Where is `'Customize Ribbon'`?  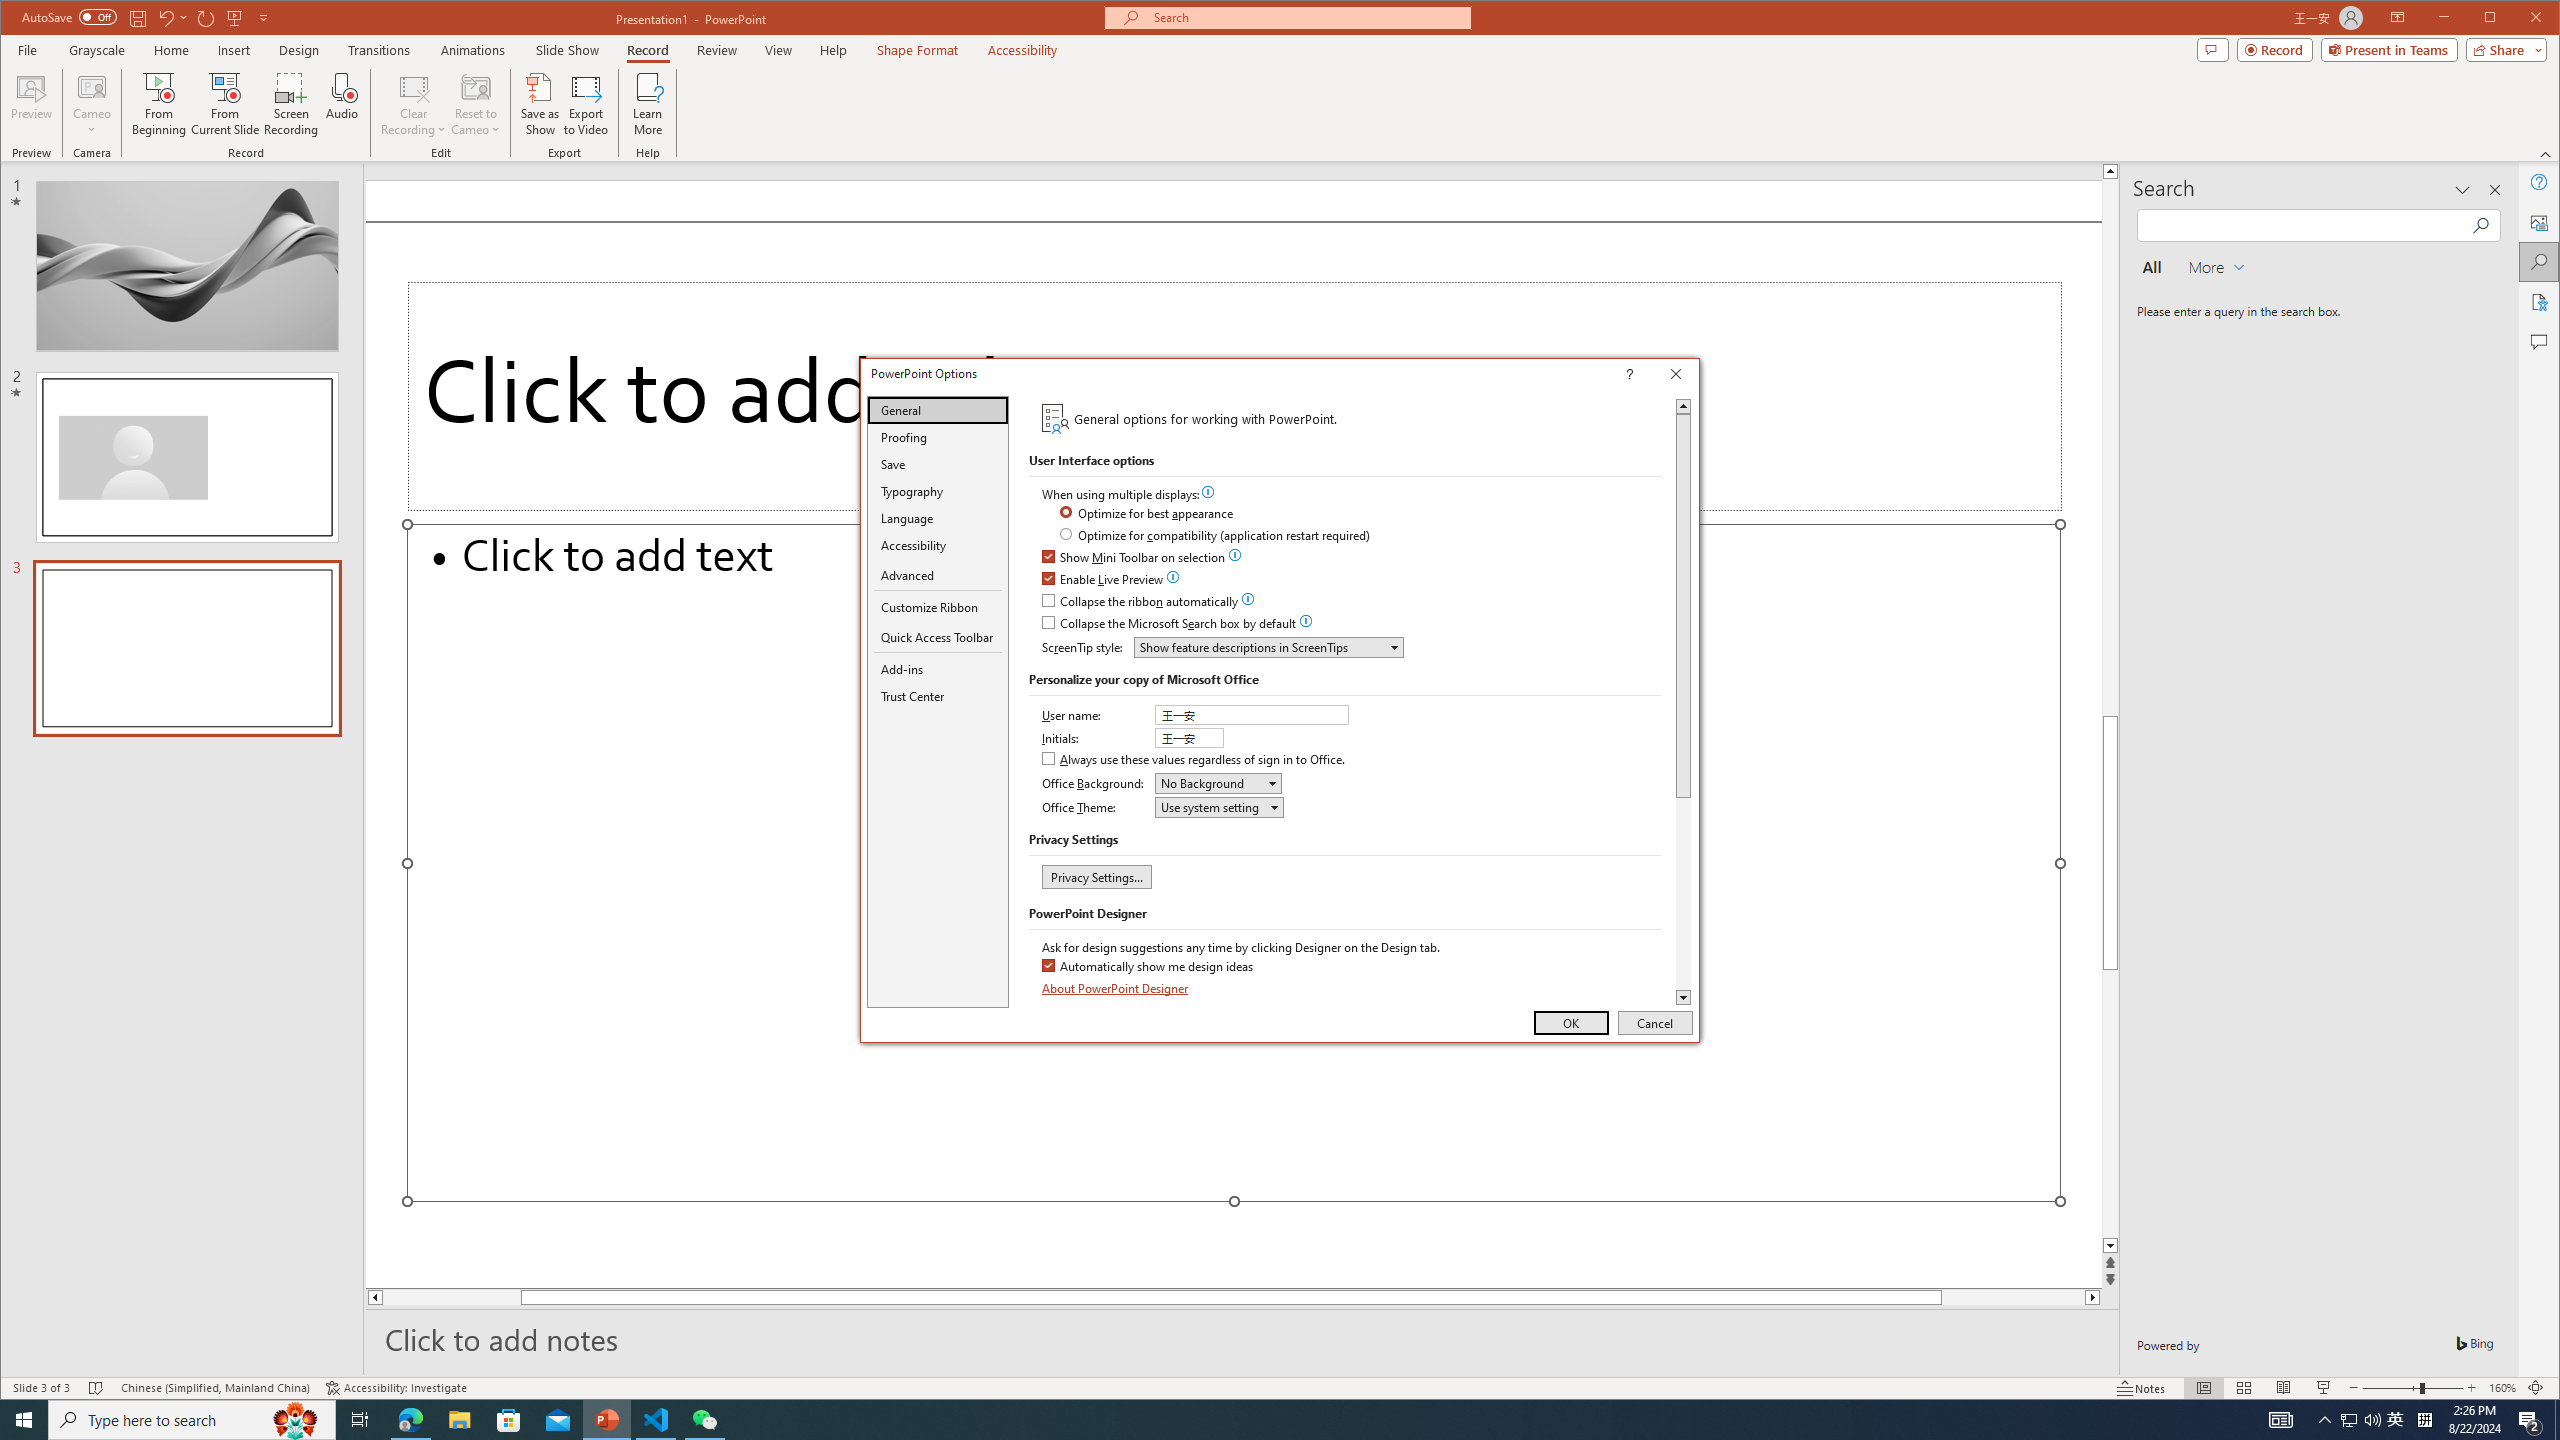
'Customize Ribbon' is located at coordinates (937, 605).